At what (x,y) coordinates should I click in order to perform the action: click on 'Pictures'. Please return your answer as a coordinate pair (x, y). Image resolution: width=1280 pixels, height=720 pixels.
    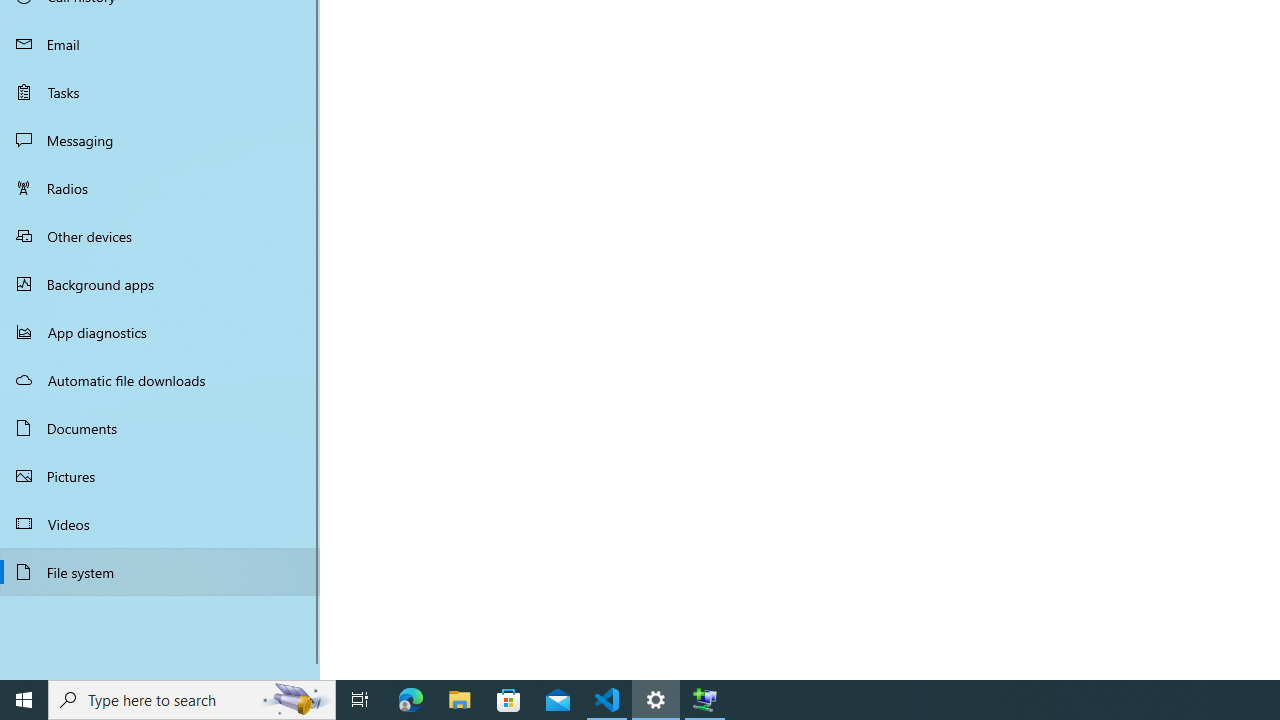
    Looking at the image, I should click on (160, 475).